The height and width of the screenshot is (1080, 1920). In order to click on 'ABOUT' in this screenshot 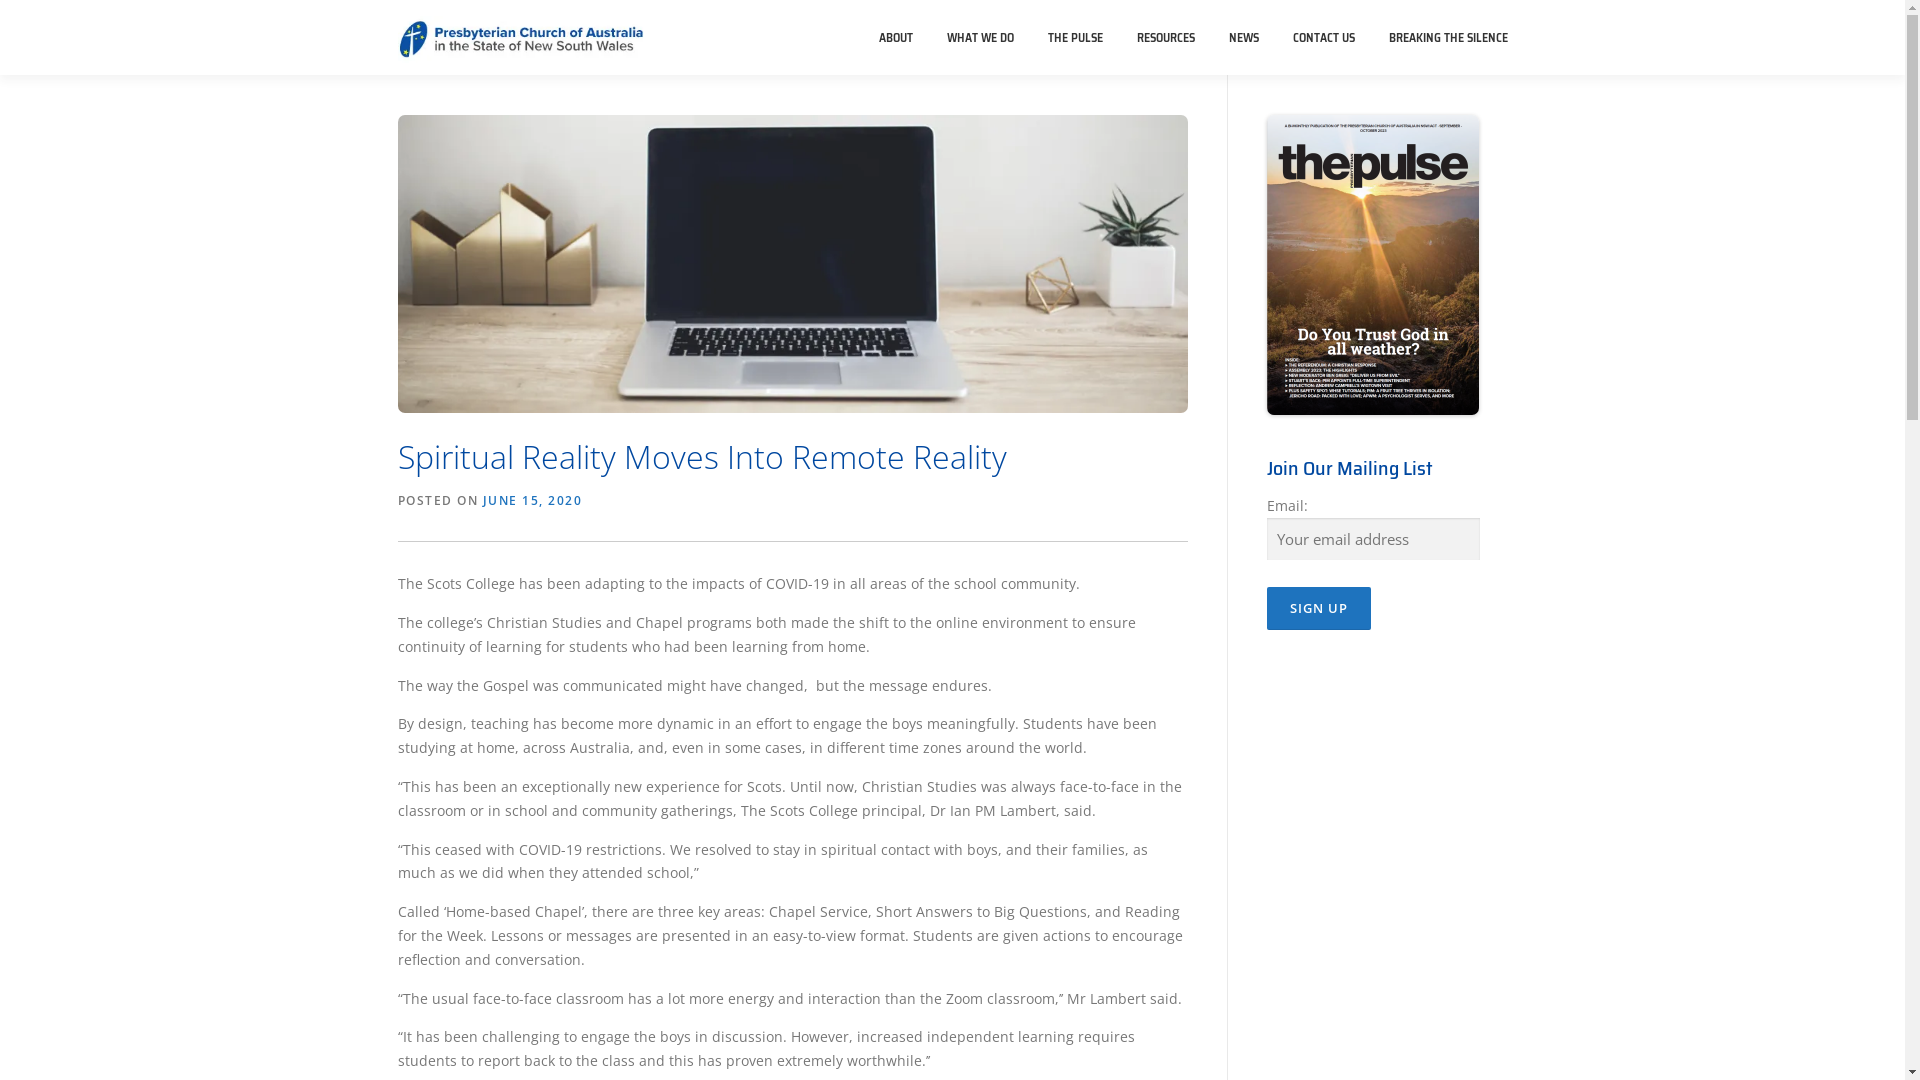, I will do `click(862, 37)`.